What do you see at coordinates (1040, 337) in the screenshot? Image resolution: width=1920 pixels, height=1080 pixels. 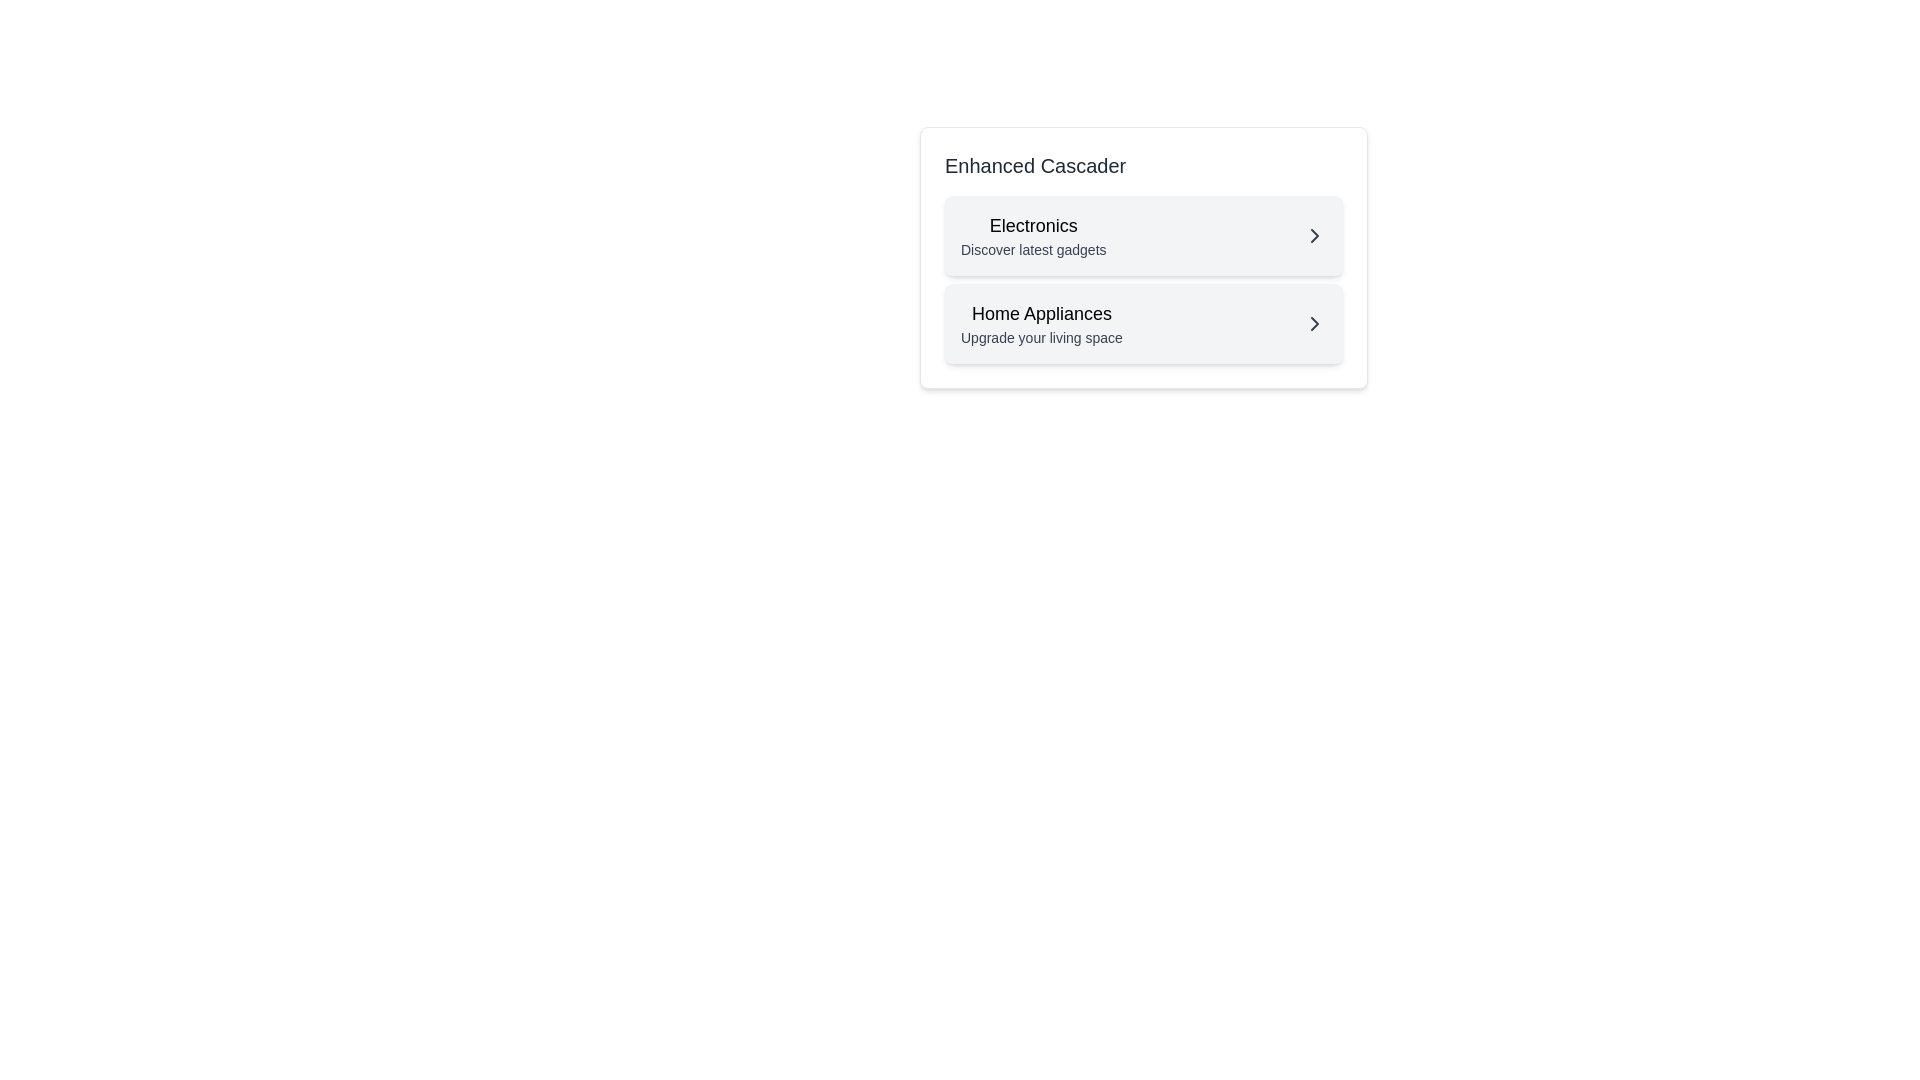 I see `the text label that serves as a descriptive caption for the 'Home Appliances' entry, positioned directly below the sibling element containing 'Home Appliances'` at bounding box center [1040, 337].